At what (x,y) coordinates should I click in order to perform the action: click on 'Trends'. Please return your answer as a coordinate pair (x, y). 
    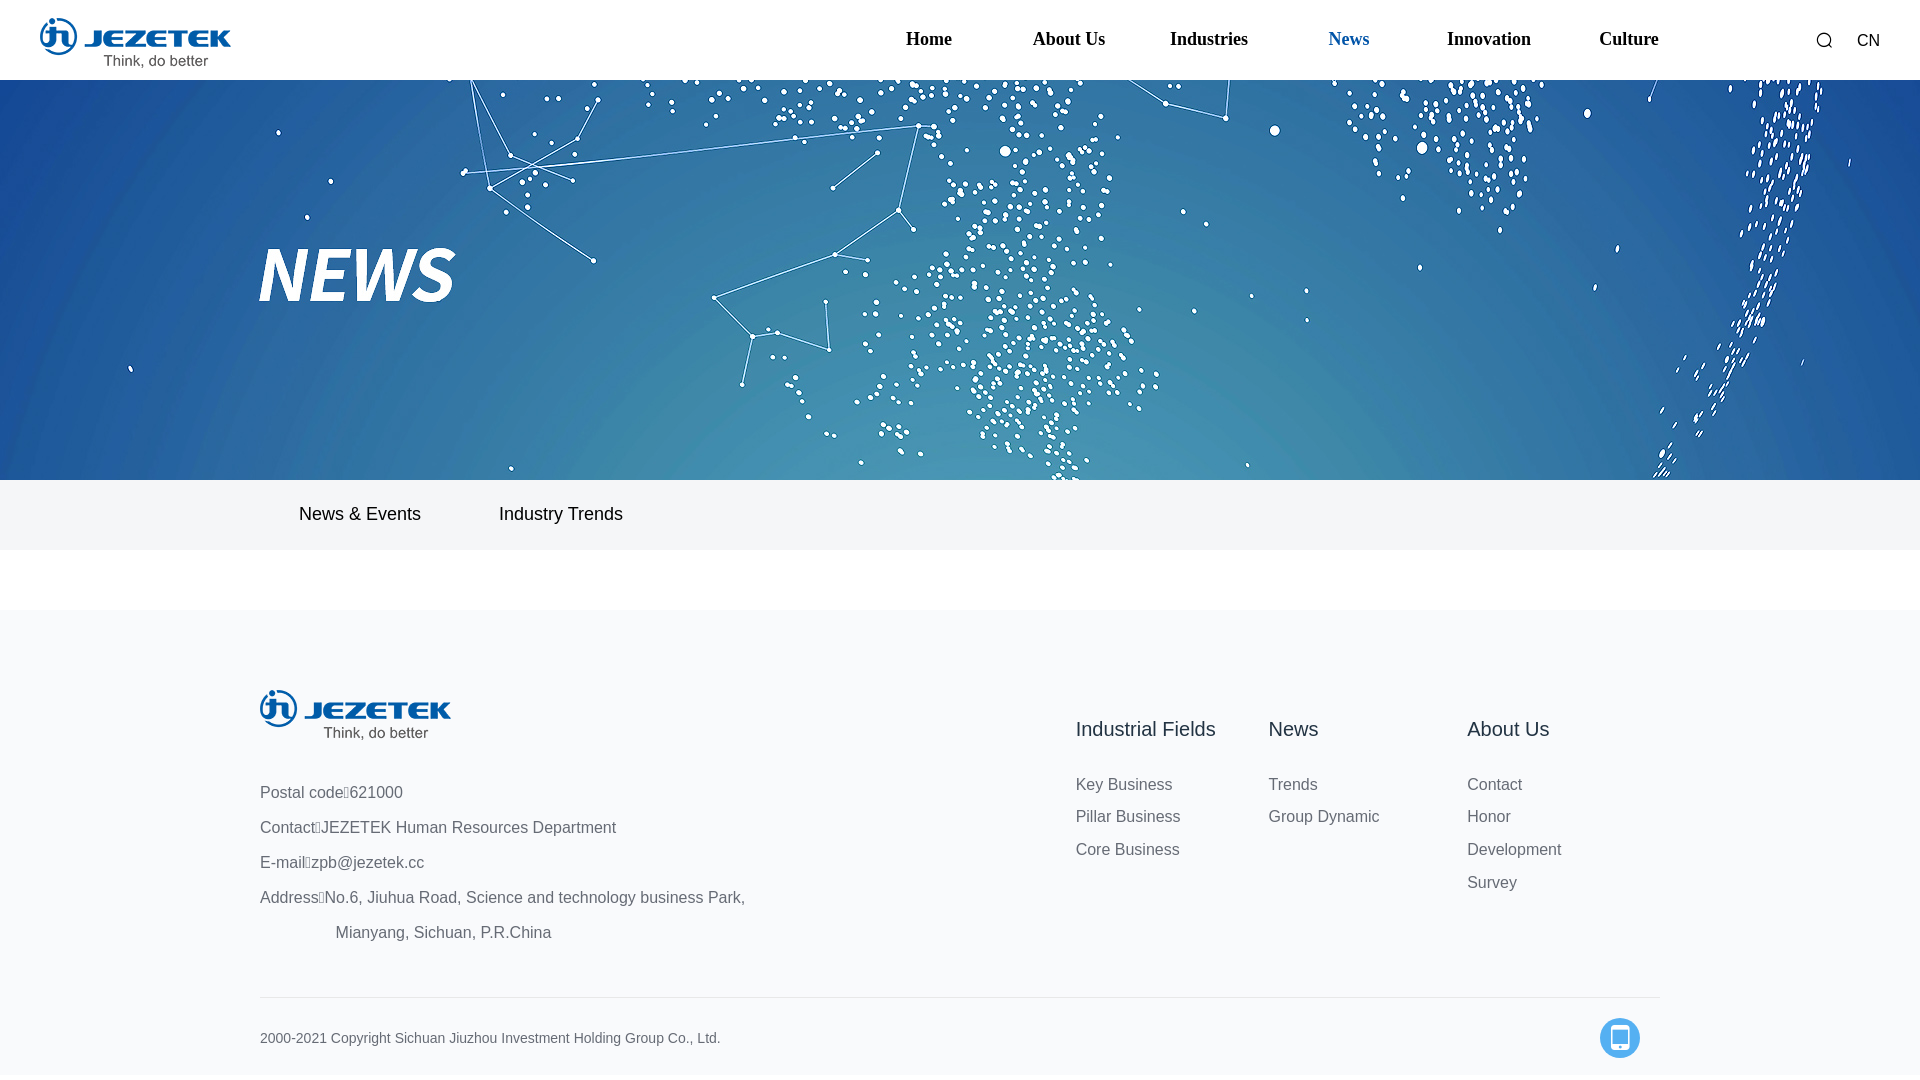
    Looking at the image, I should click on (1266, 783).